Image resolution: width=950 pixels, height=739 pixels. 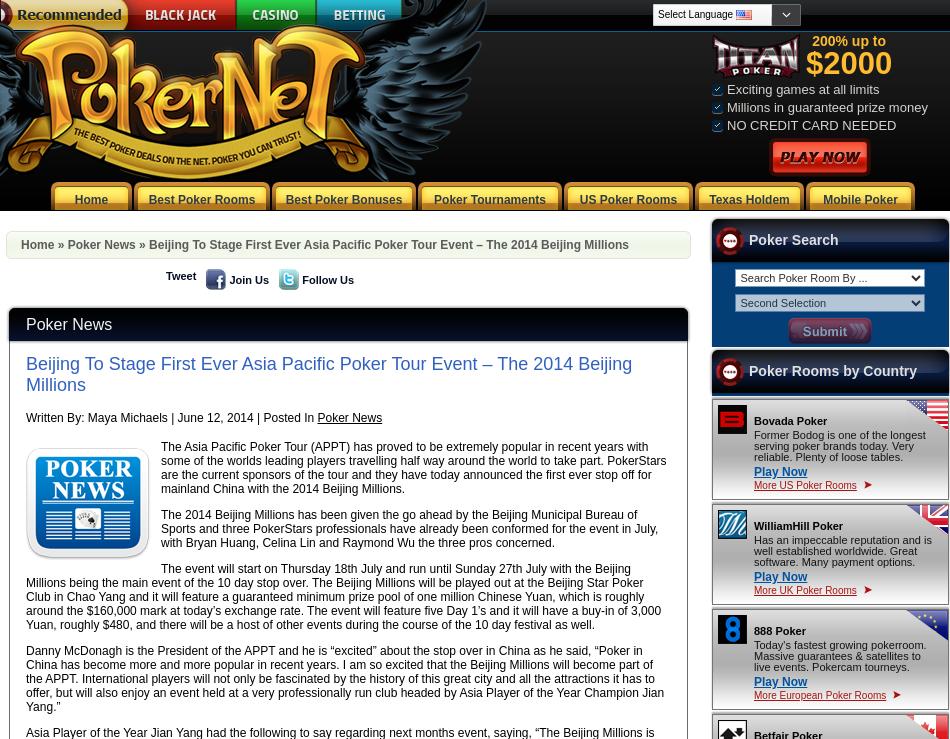 I want to click on 'Best Poker Rooms', so click(x=201, y=199).